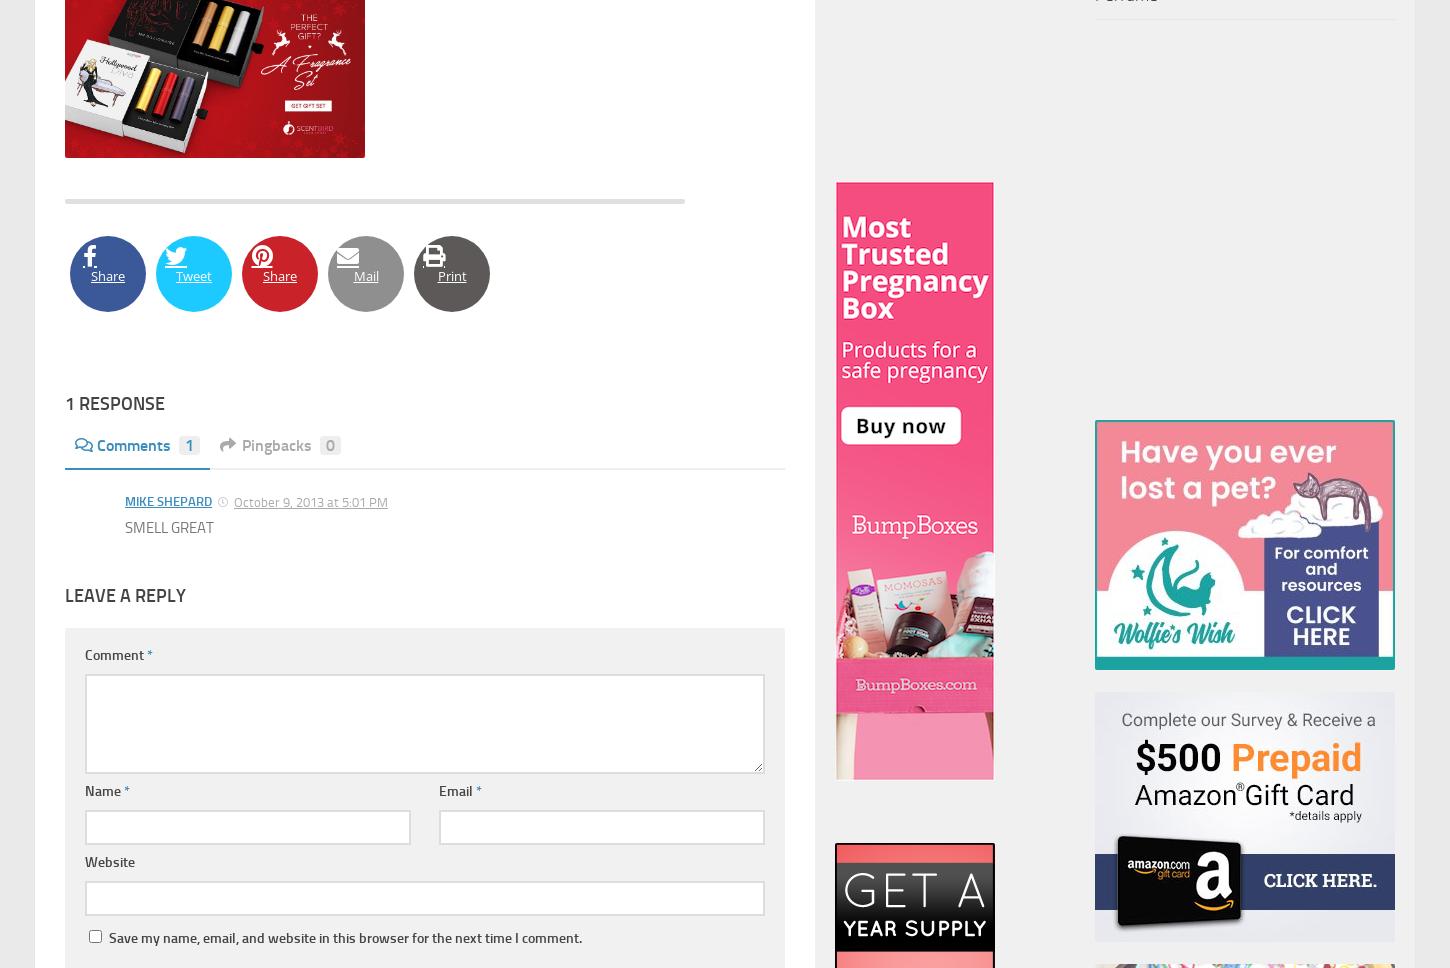 This screenshot has height=968, width=1450. What do you see at coordinates (64, 404) in the screenshot?
I see `'1 Response'` at bounding box center [64, 404].